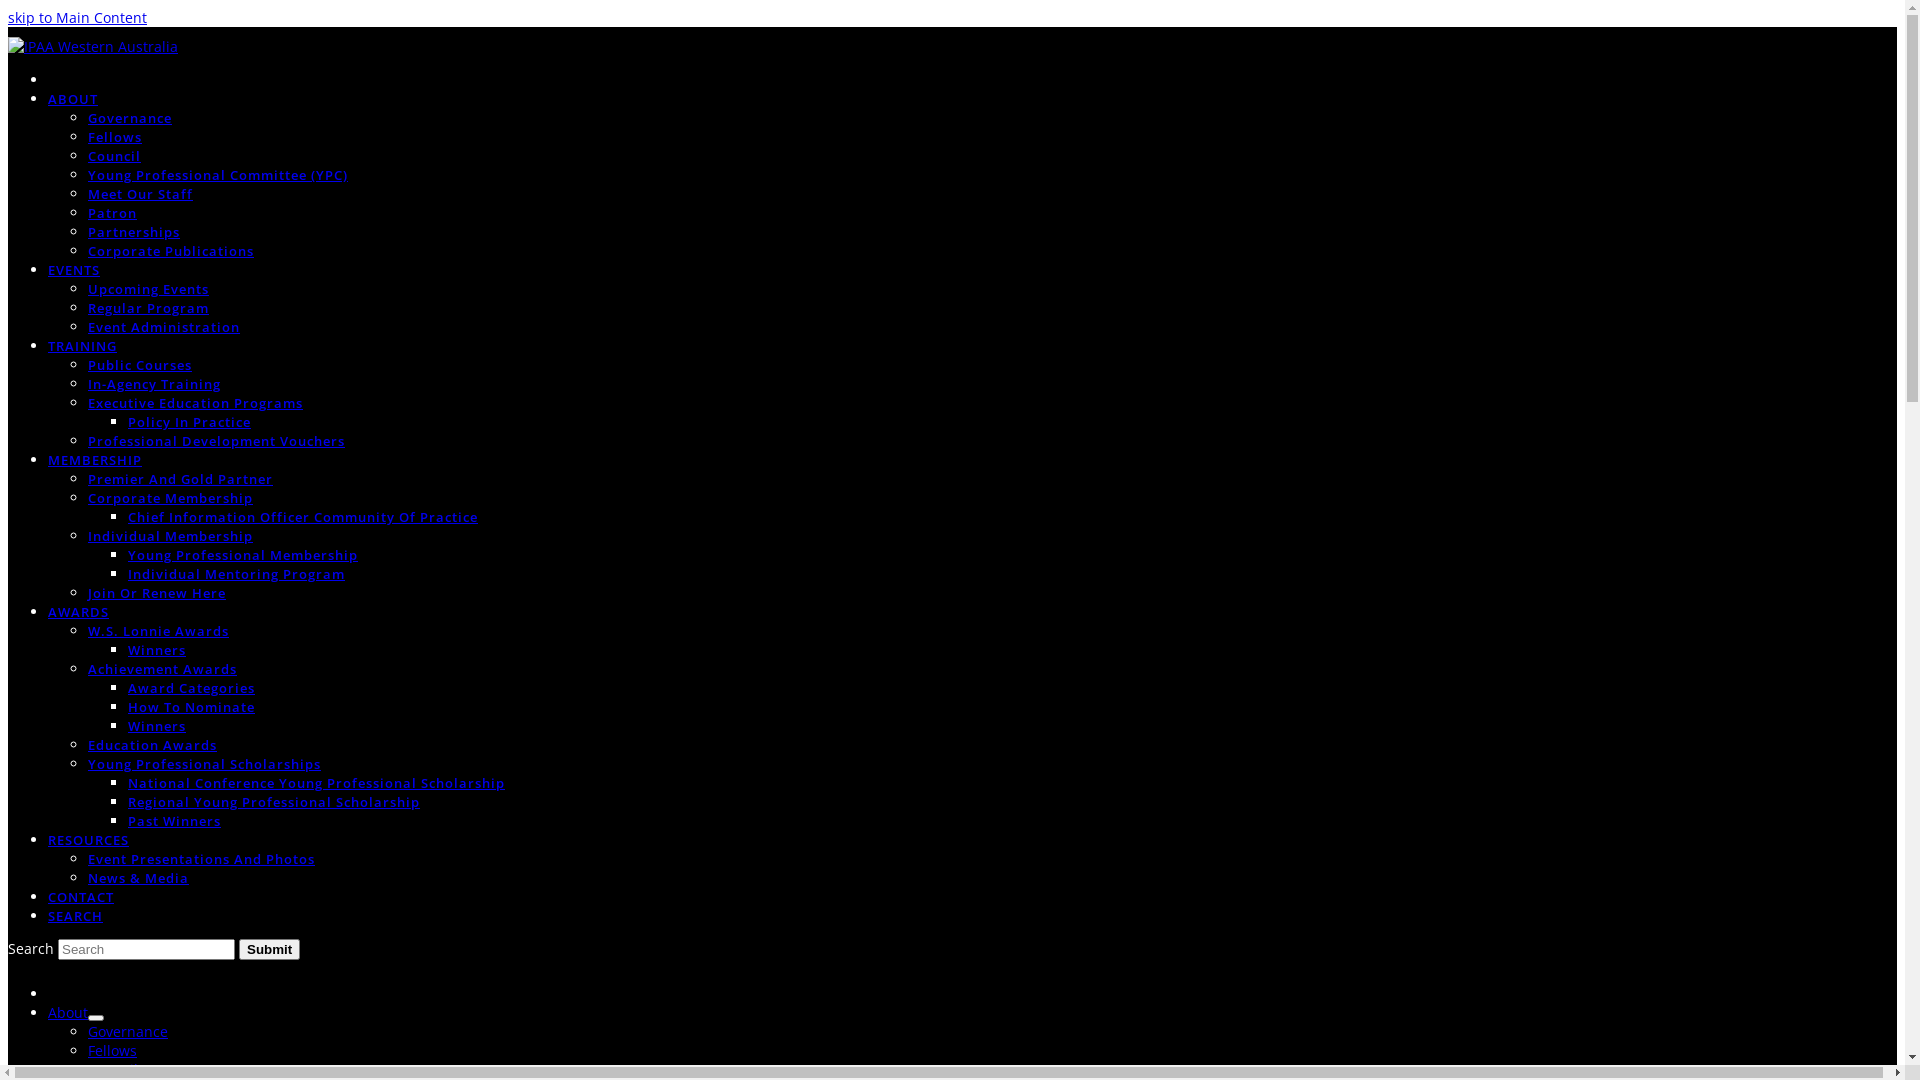 The width and height of the screenshot is (1920, 1080). Describe the element at coordinates (87, 839) in the screenshot. I see `'RESOURCES'` at that location.